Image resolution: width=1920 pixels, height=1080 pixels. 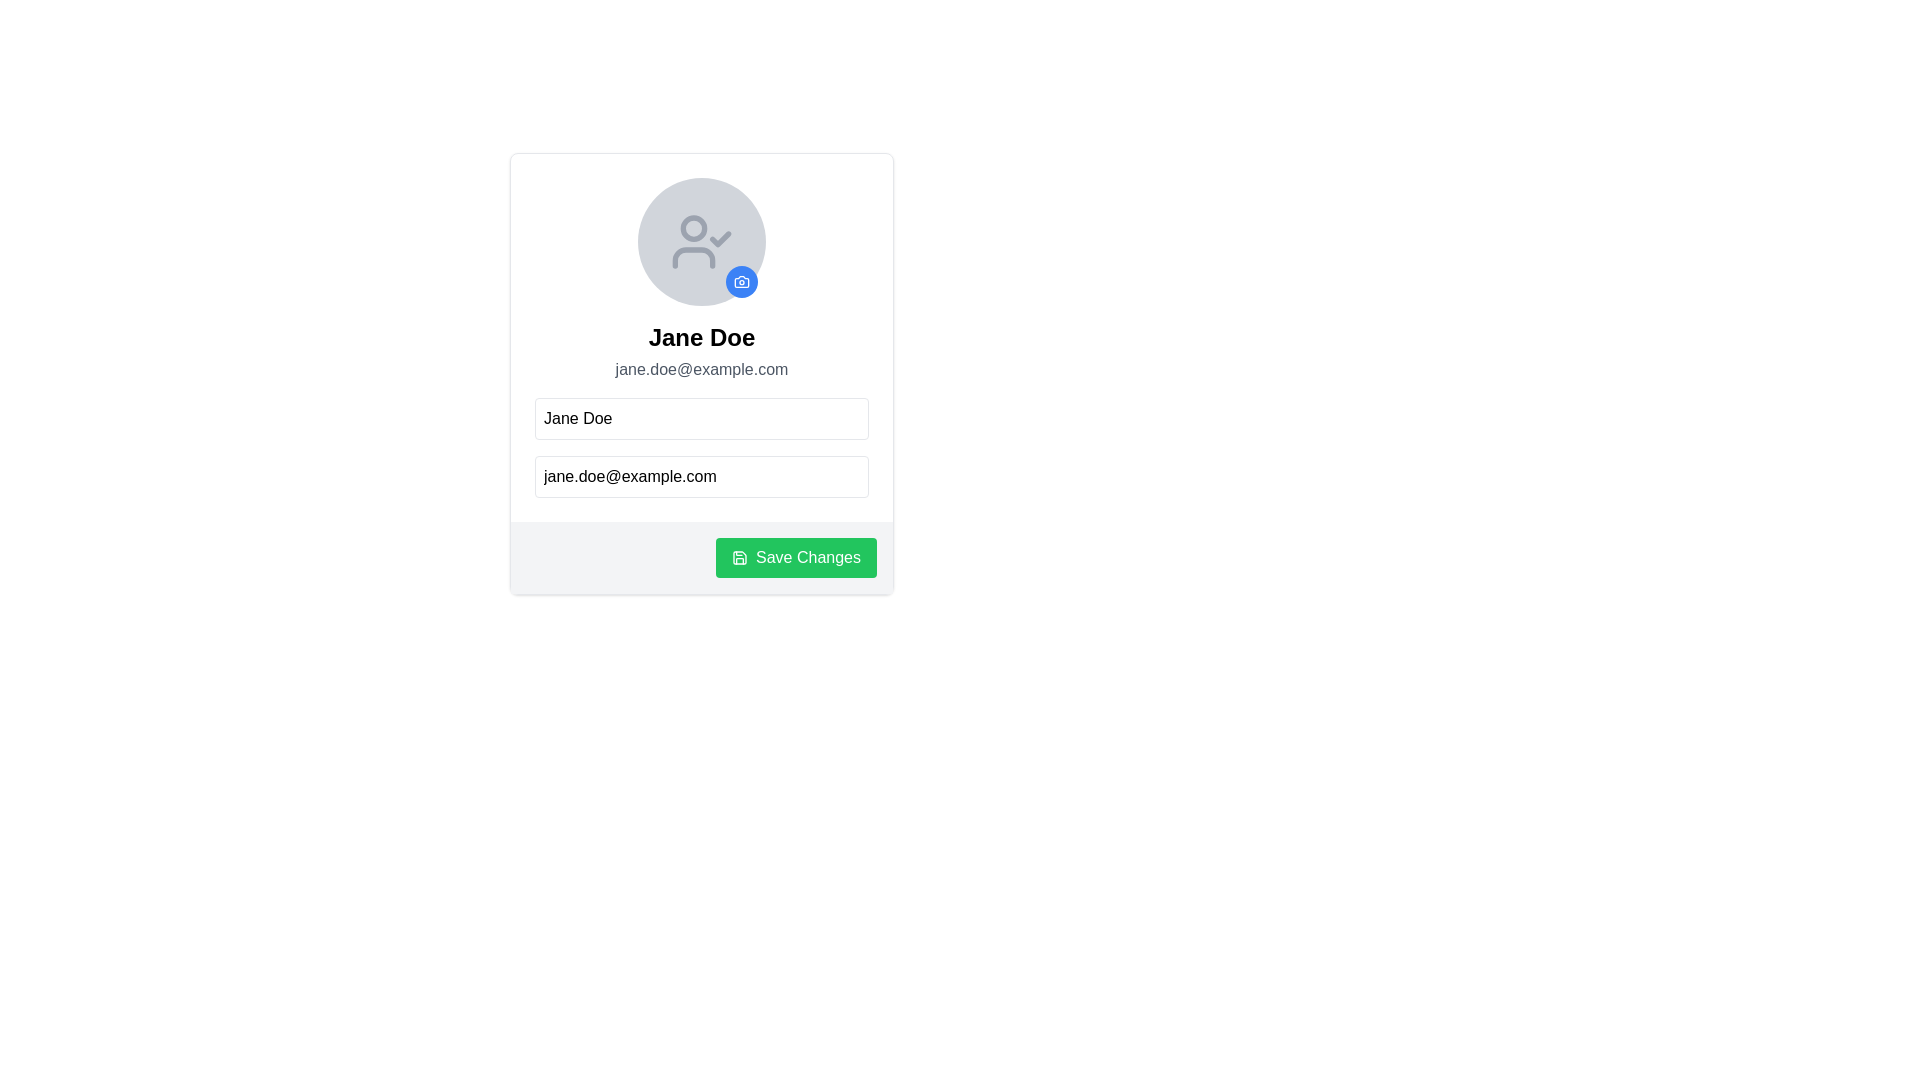 What do you see at coordinates (701, 241) in the screenshot?
I see `the Profile Picture Component, which displays the user's profile picture or placeholder, located above the text 'Jane Doe' and 'jane.doe@example.com'` at bounding box center [701, 241].